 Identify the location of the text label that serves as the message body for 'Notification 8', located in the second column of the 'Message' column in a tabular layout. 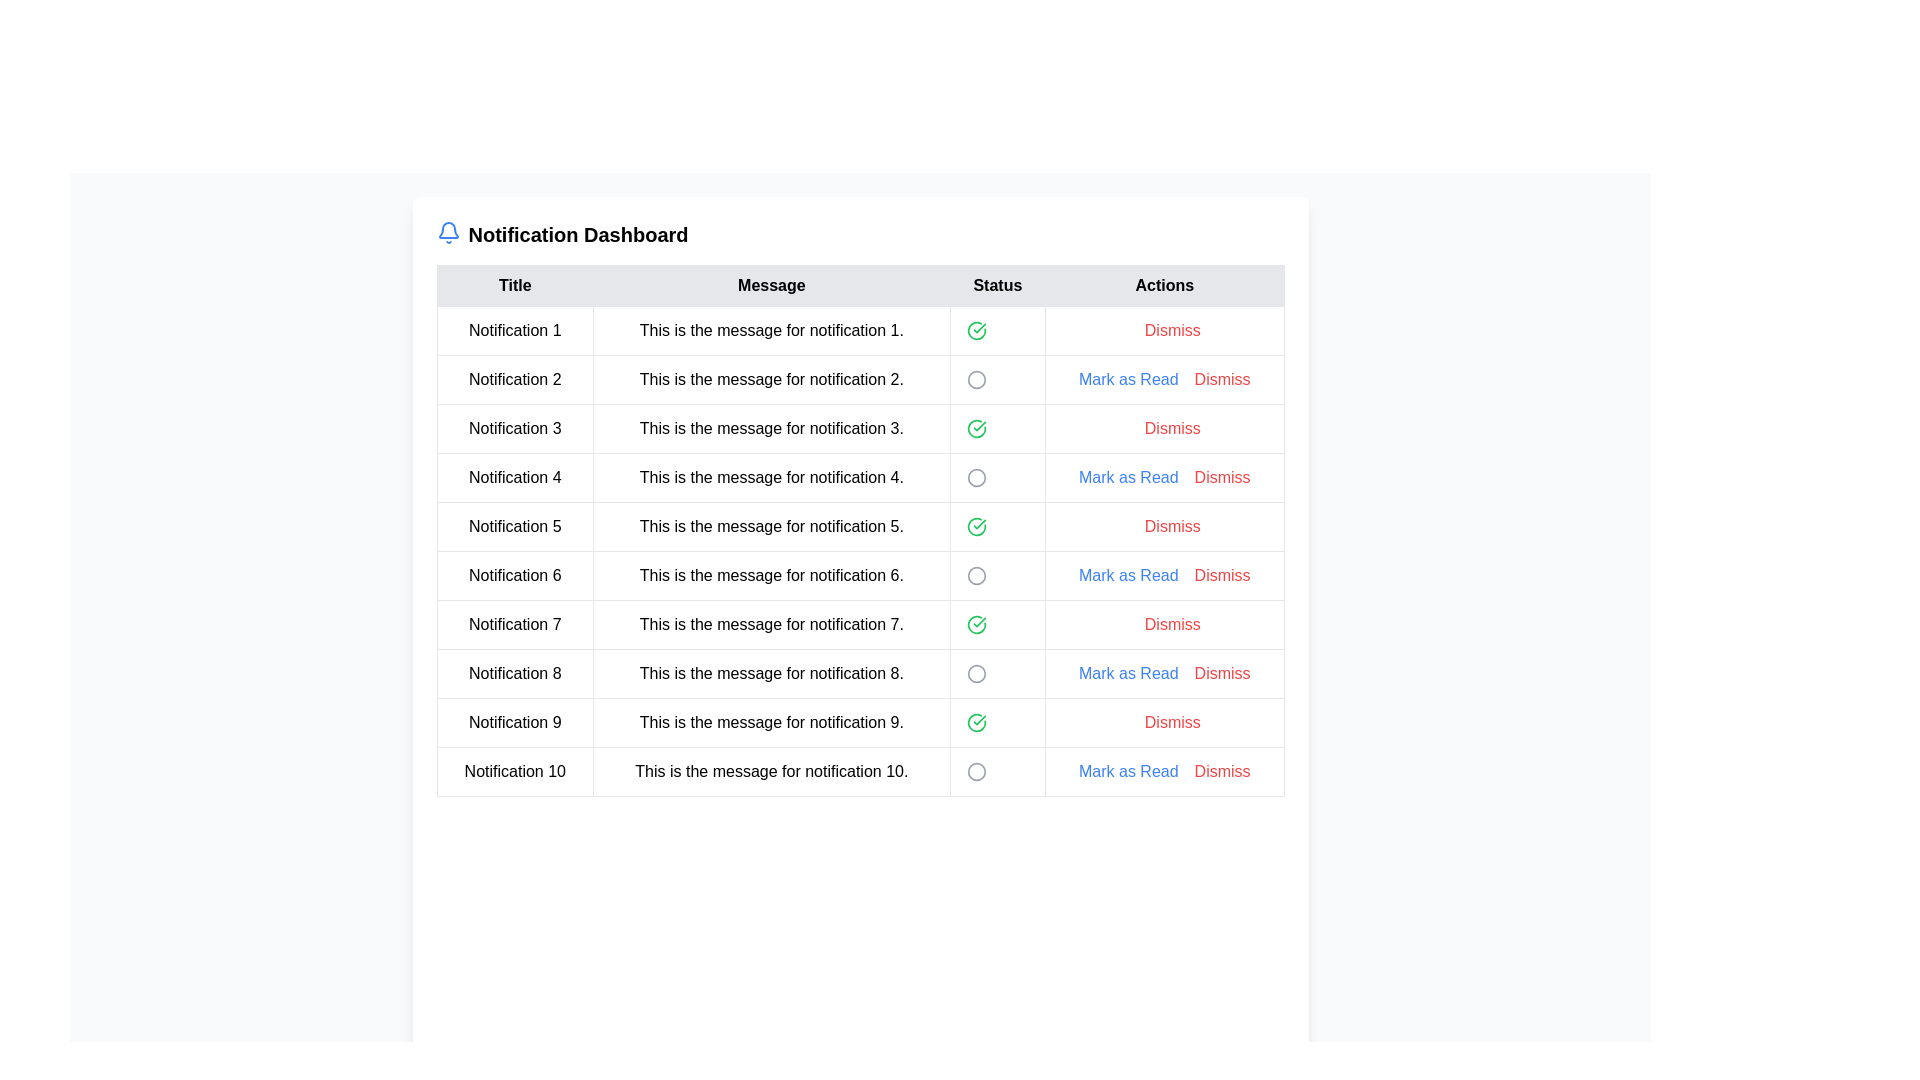
(770, 674).